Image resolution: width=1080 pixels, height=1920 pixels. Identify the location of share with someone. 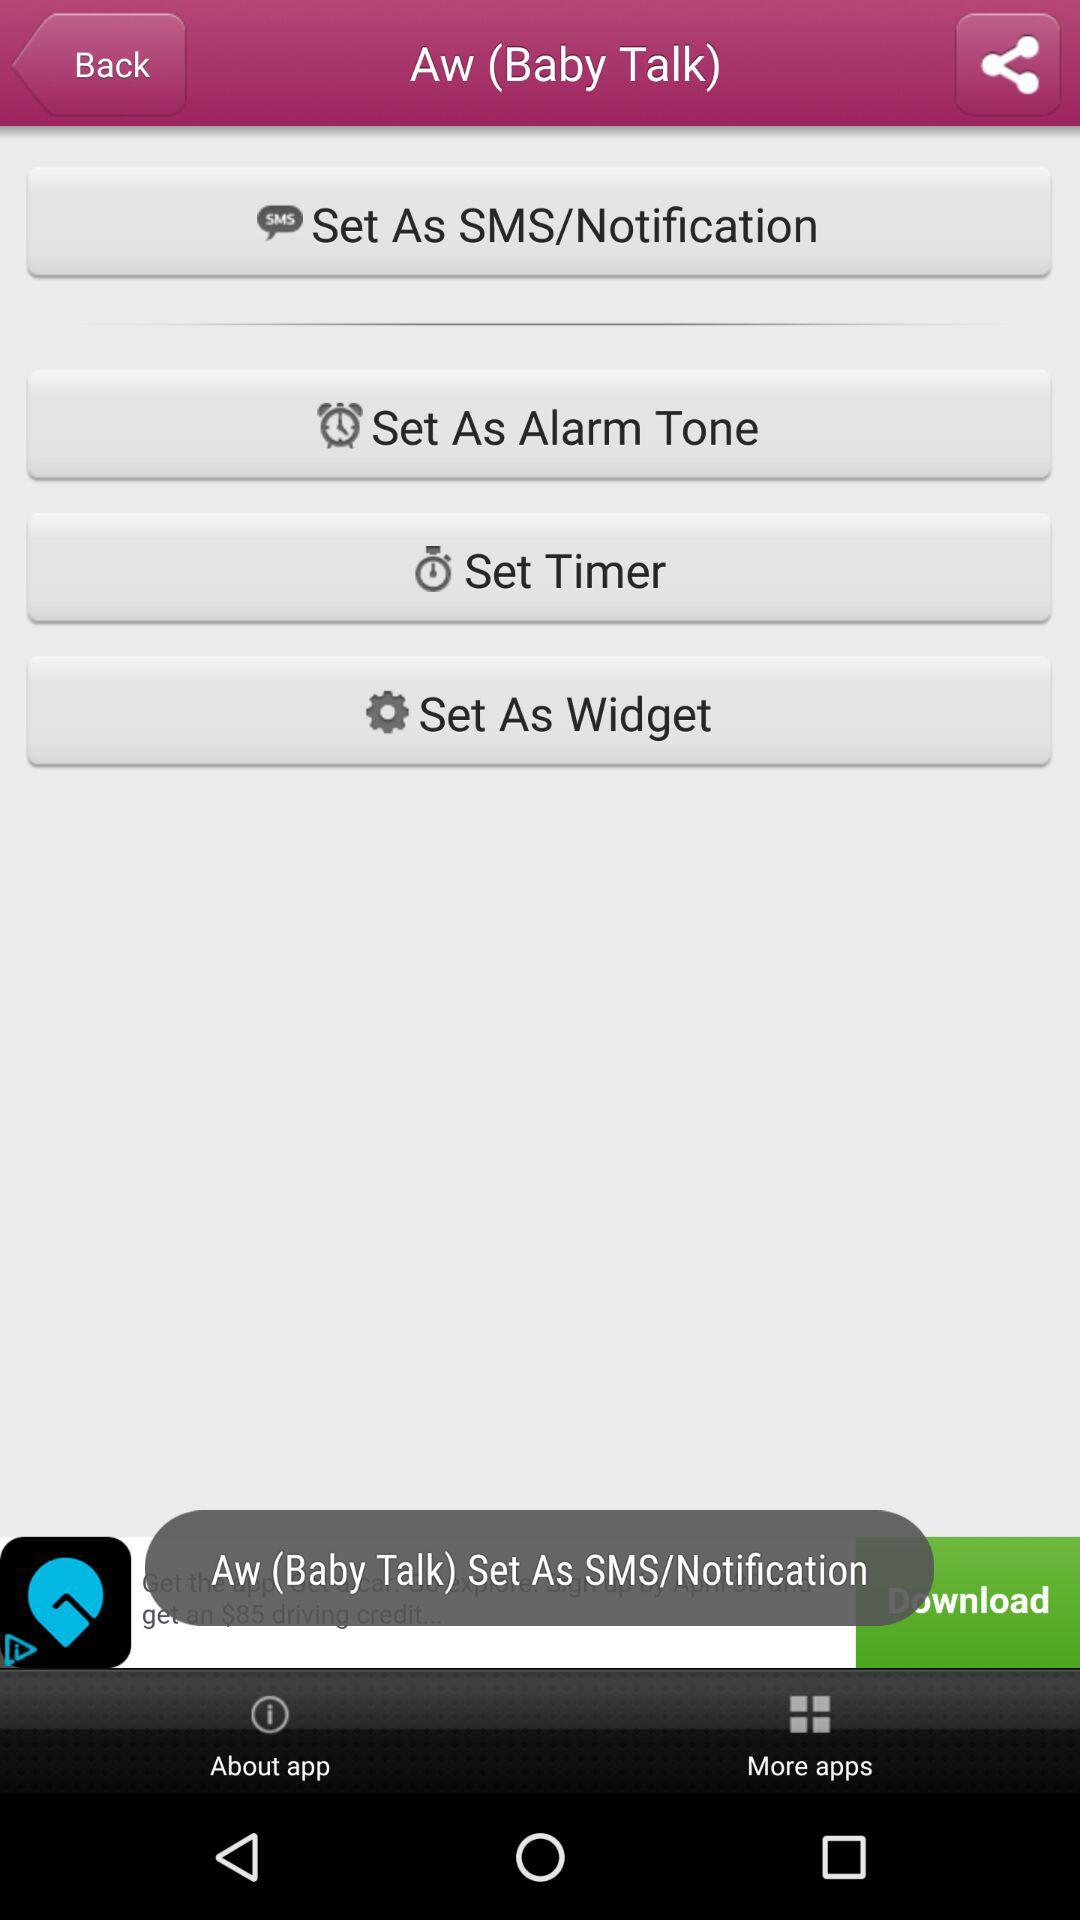
(1007, 66).